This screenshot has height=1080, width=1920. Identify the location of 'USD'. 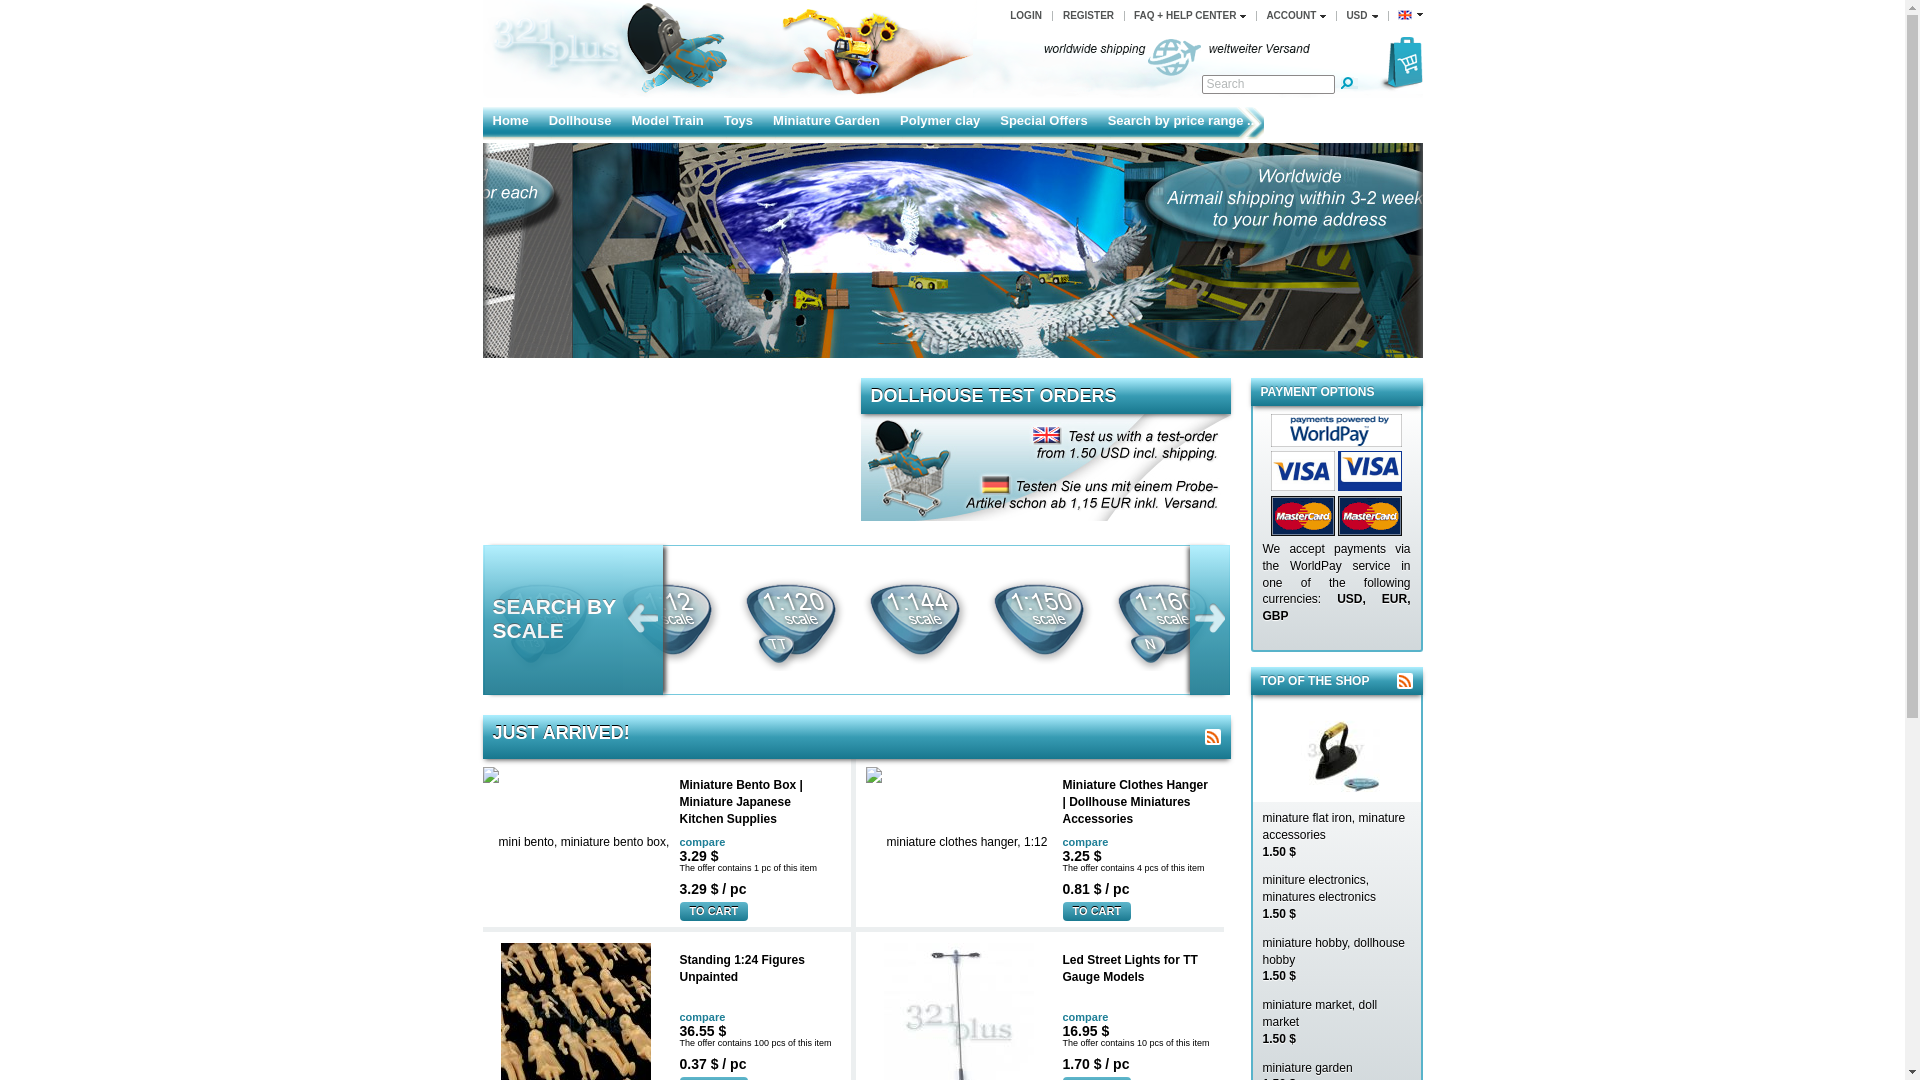
(1345, 15).